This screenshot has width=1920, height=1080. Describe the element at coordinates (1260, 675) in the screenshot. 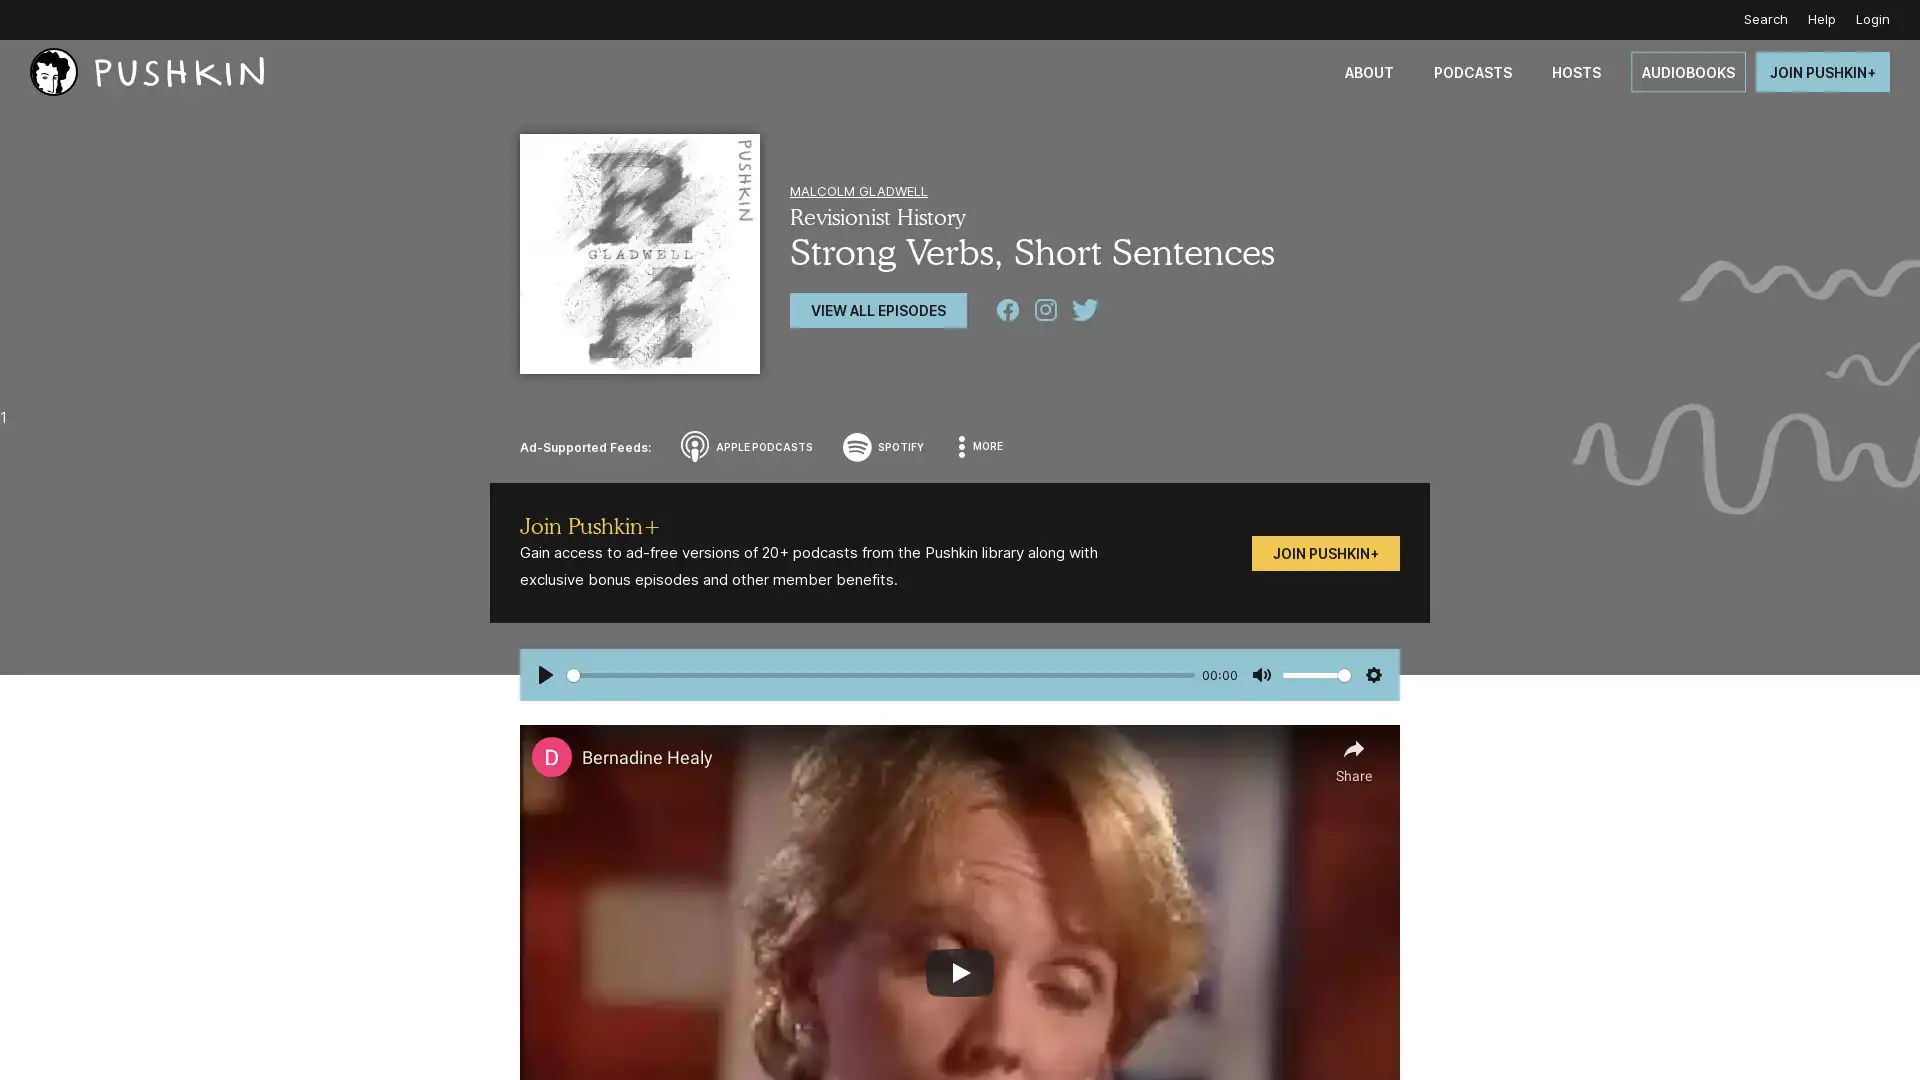

I see `Mute` at that location.